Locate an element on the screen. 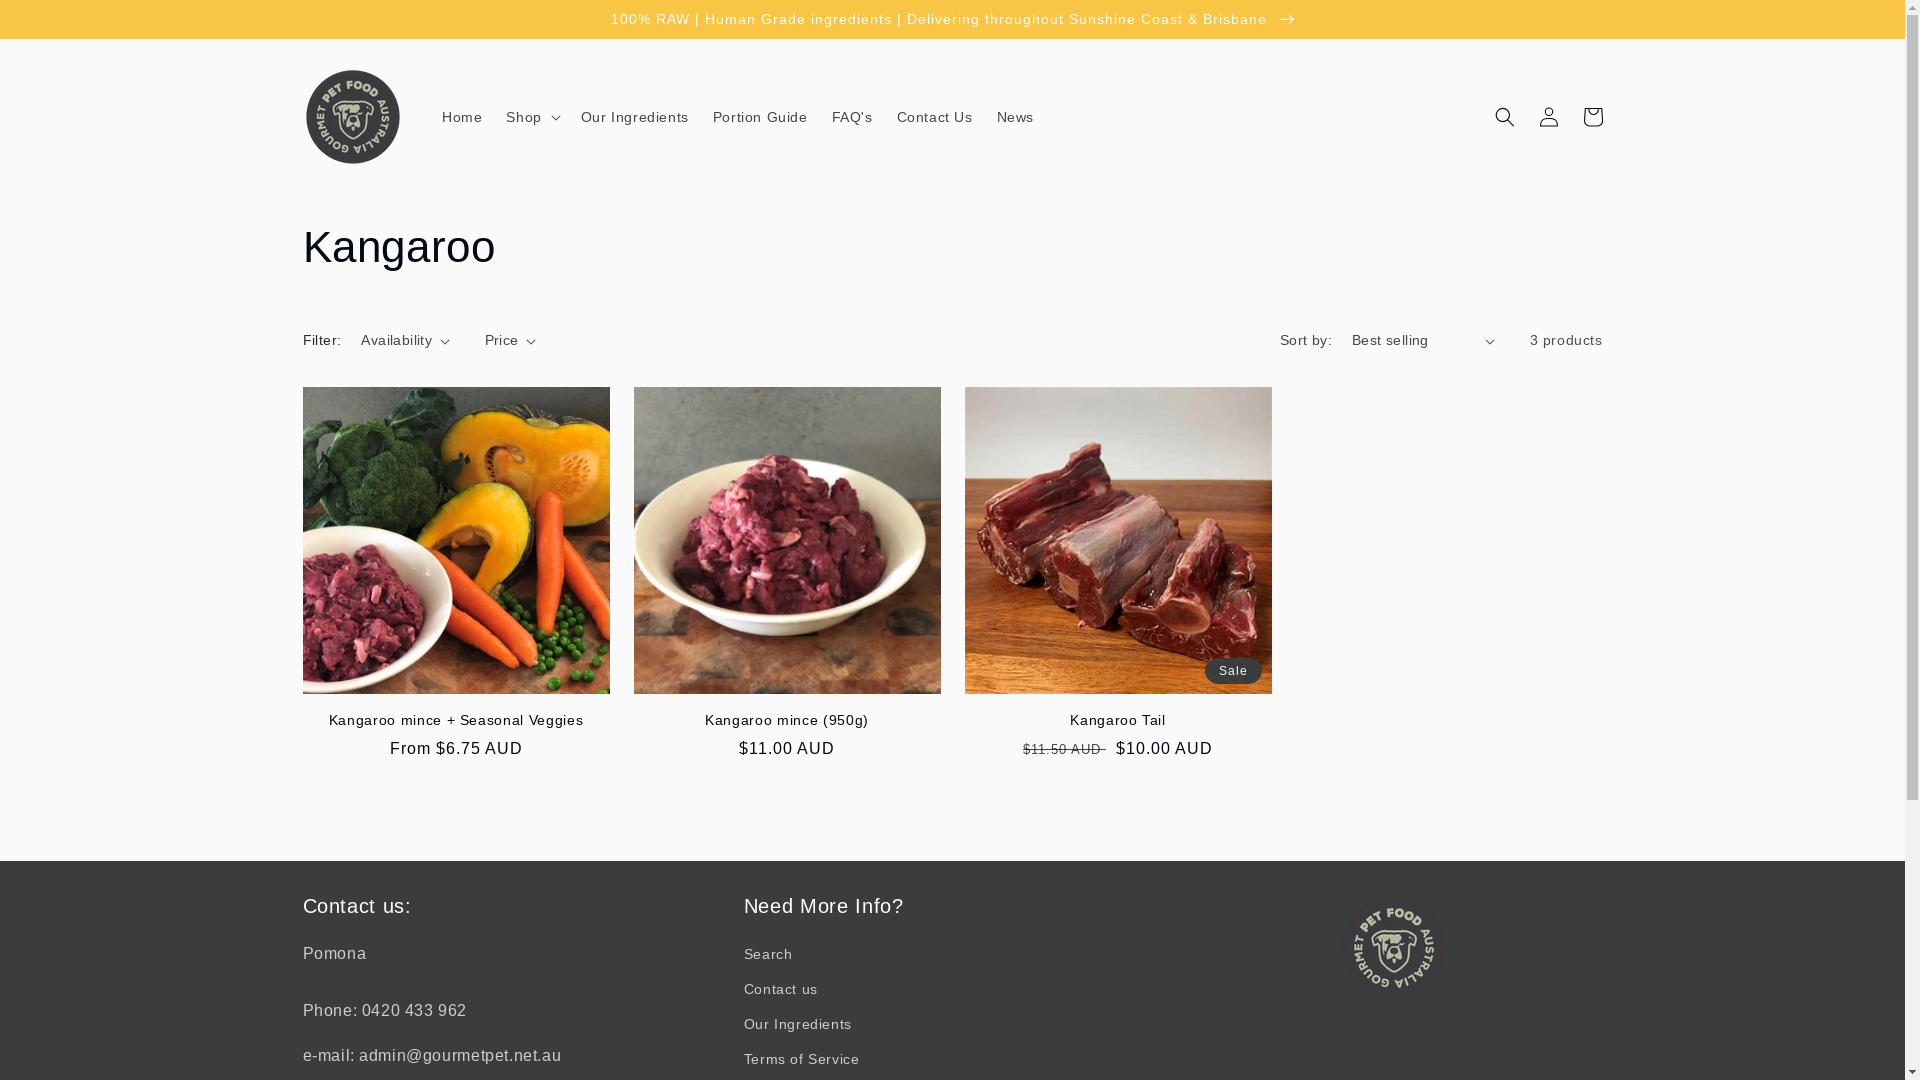  'Our Ingredients' is located at coordinates (796, 1024).